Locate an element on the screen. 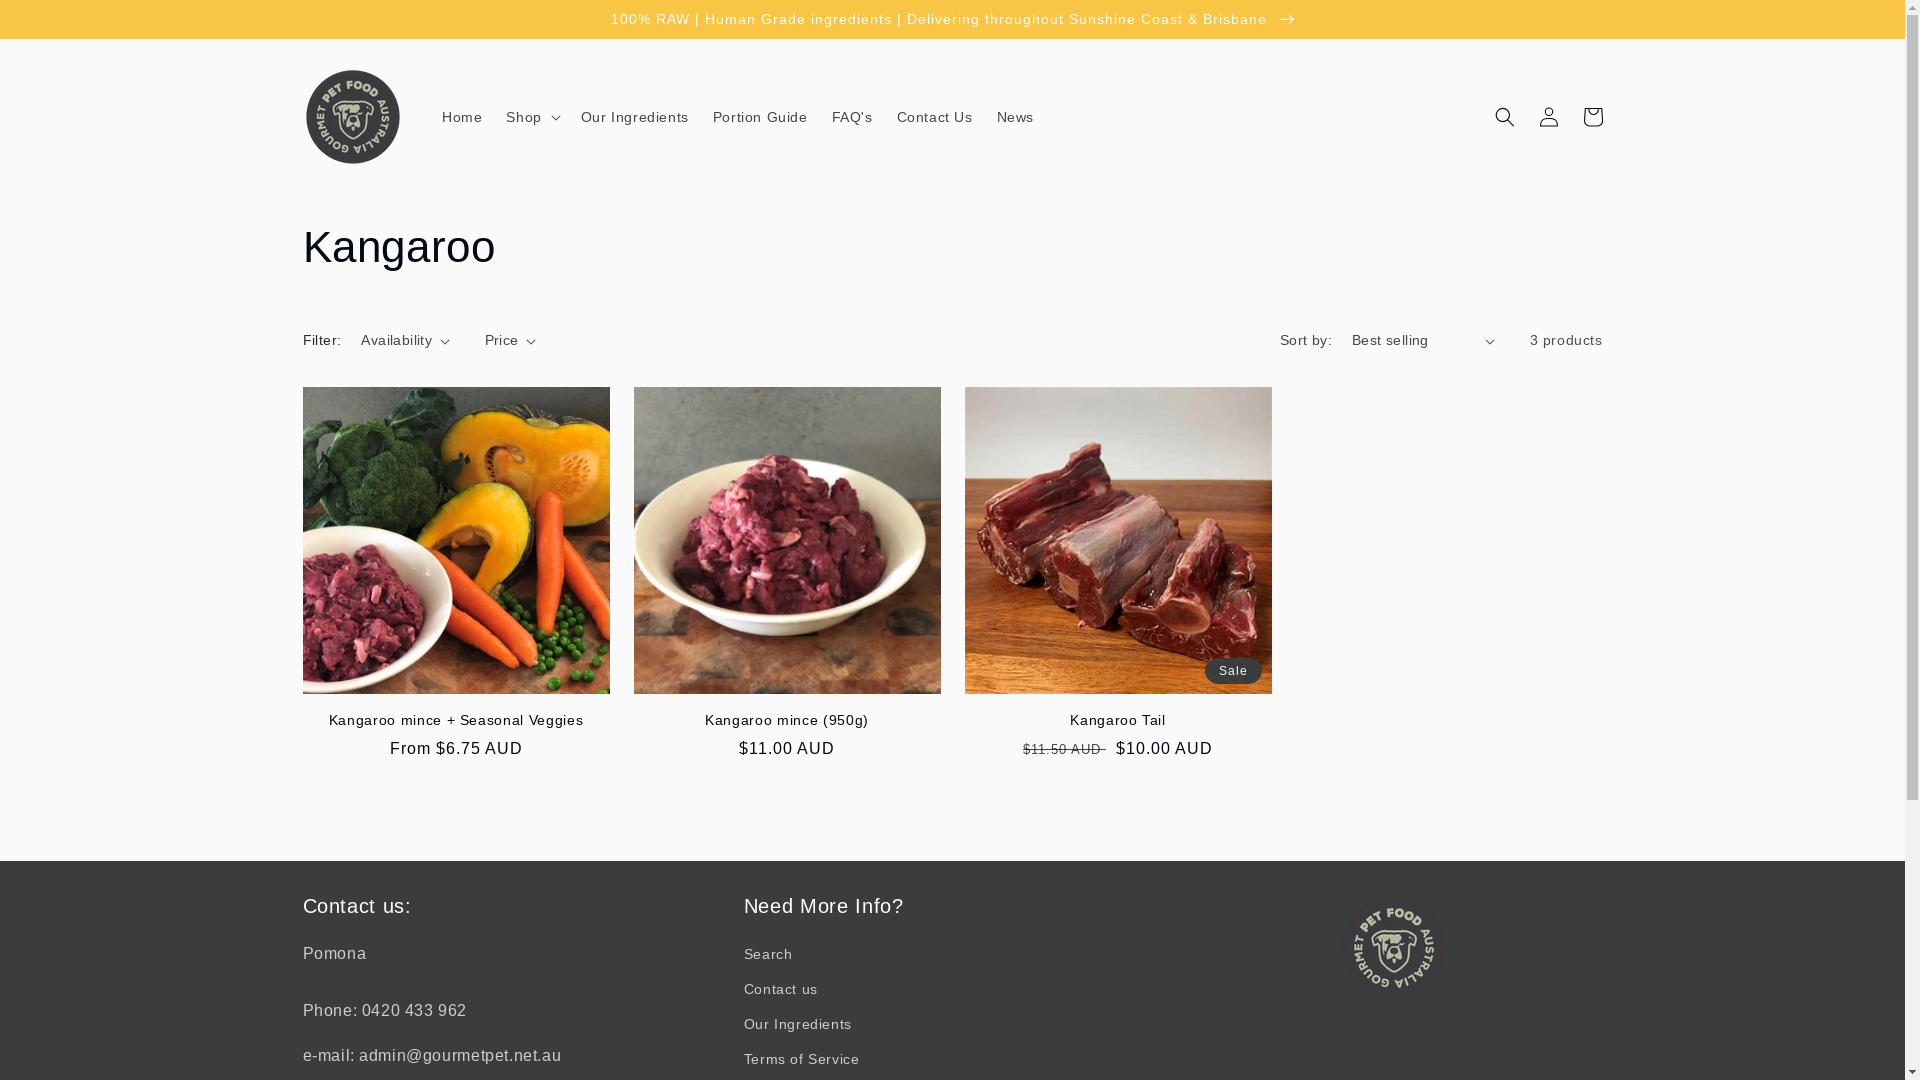  'Our Ingredients' is located at coordinates (796, 1024).